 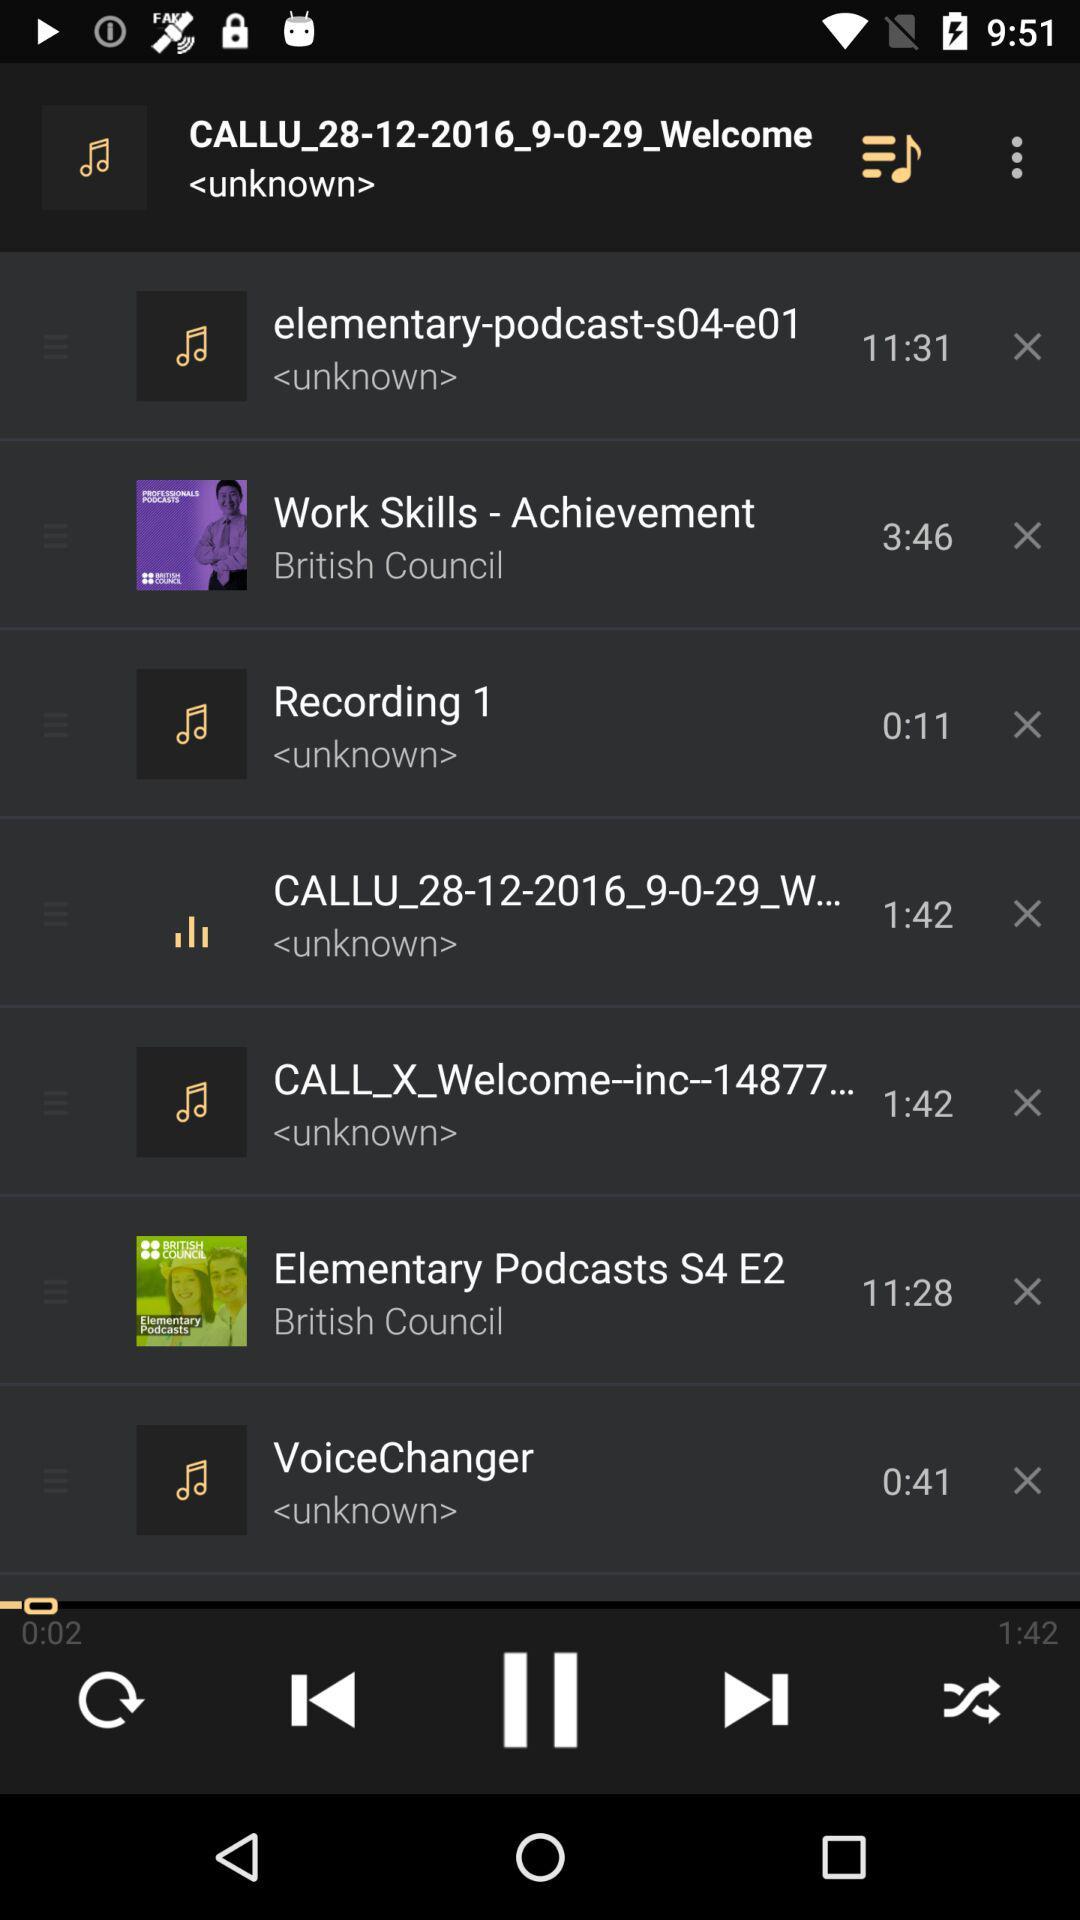 I want to click on the refresh icon, so click(x=108, y=1698).